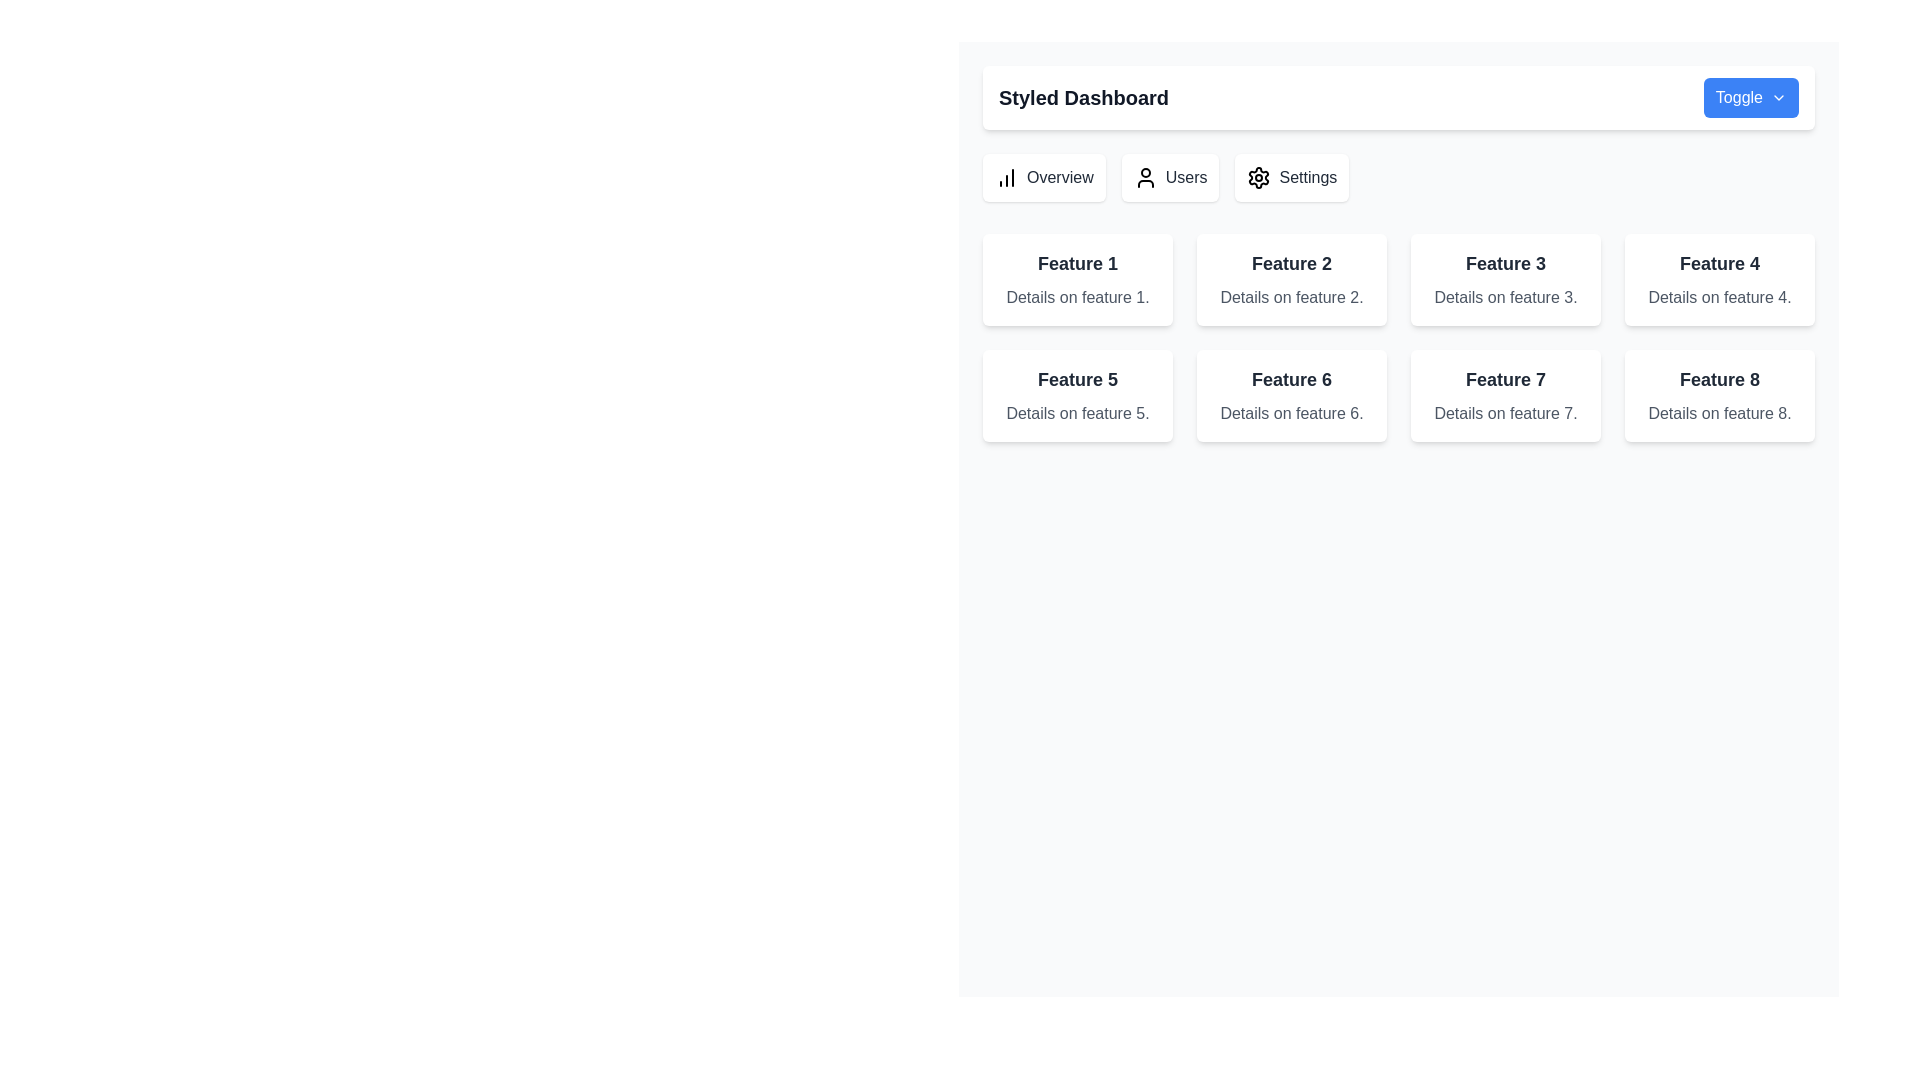 The height and width of the screenshot is (1080, 1920). Describe the element at coordinates (1718, 396) in the screenshot. I see `the static informational card located in the bottom-right corner of the grid layout, which is the fourth card in the second row of a 4x2 grid` at that location.